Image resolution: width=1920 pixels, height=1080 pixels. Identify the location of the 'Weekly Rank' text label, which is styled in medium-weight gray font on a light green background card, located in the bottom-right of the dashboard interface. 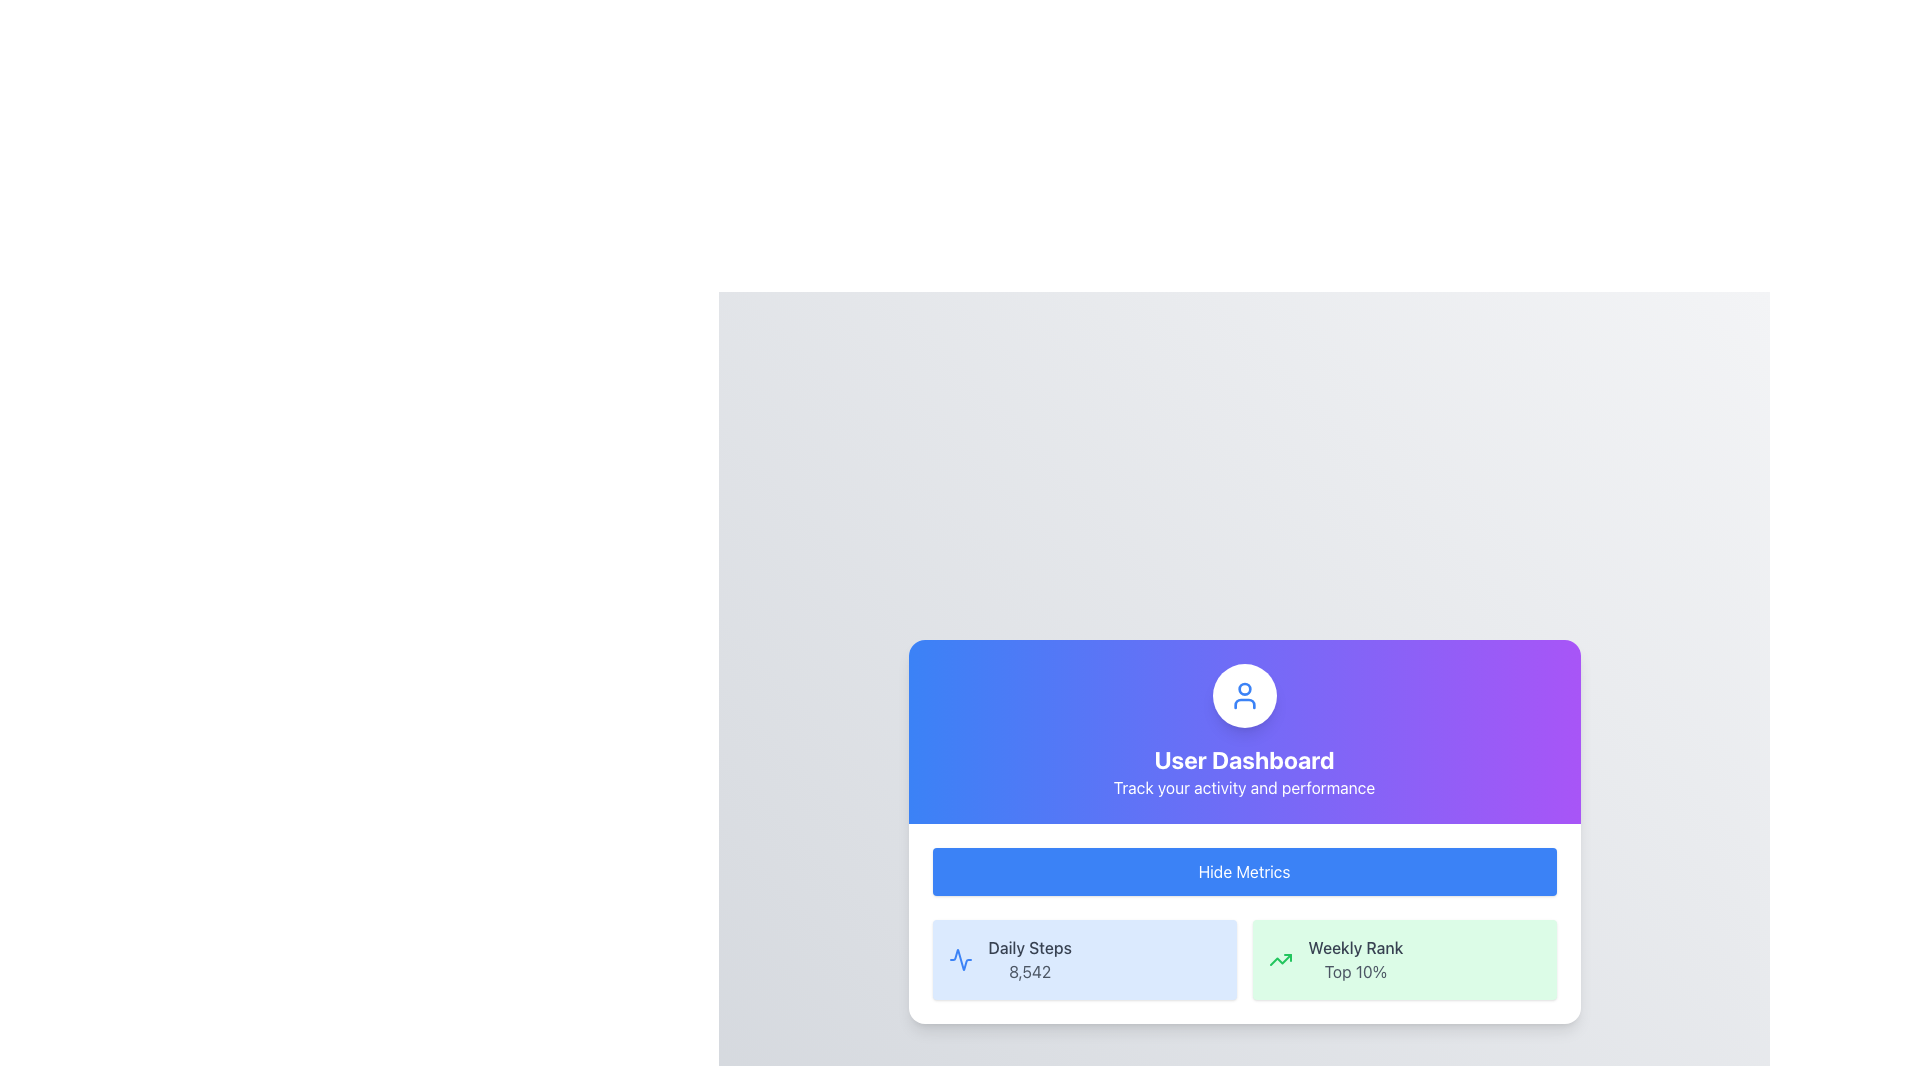
(1355, 947).